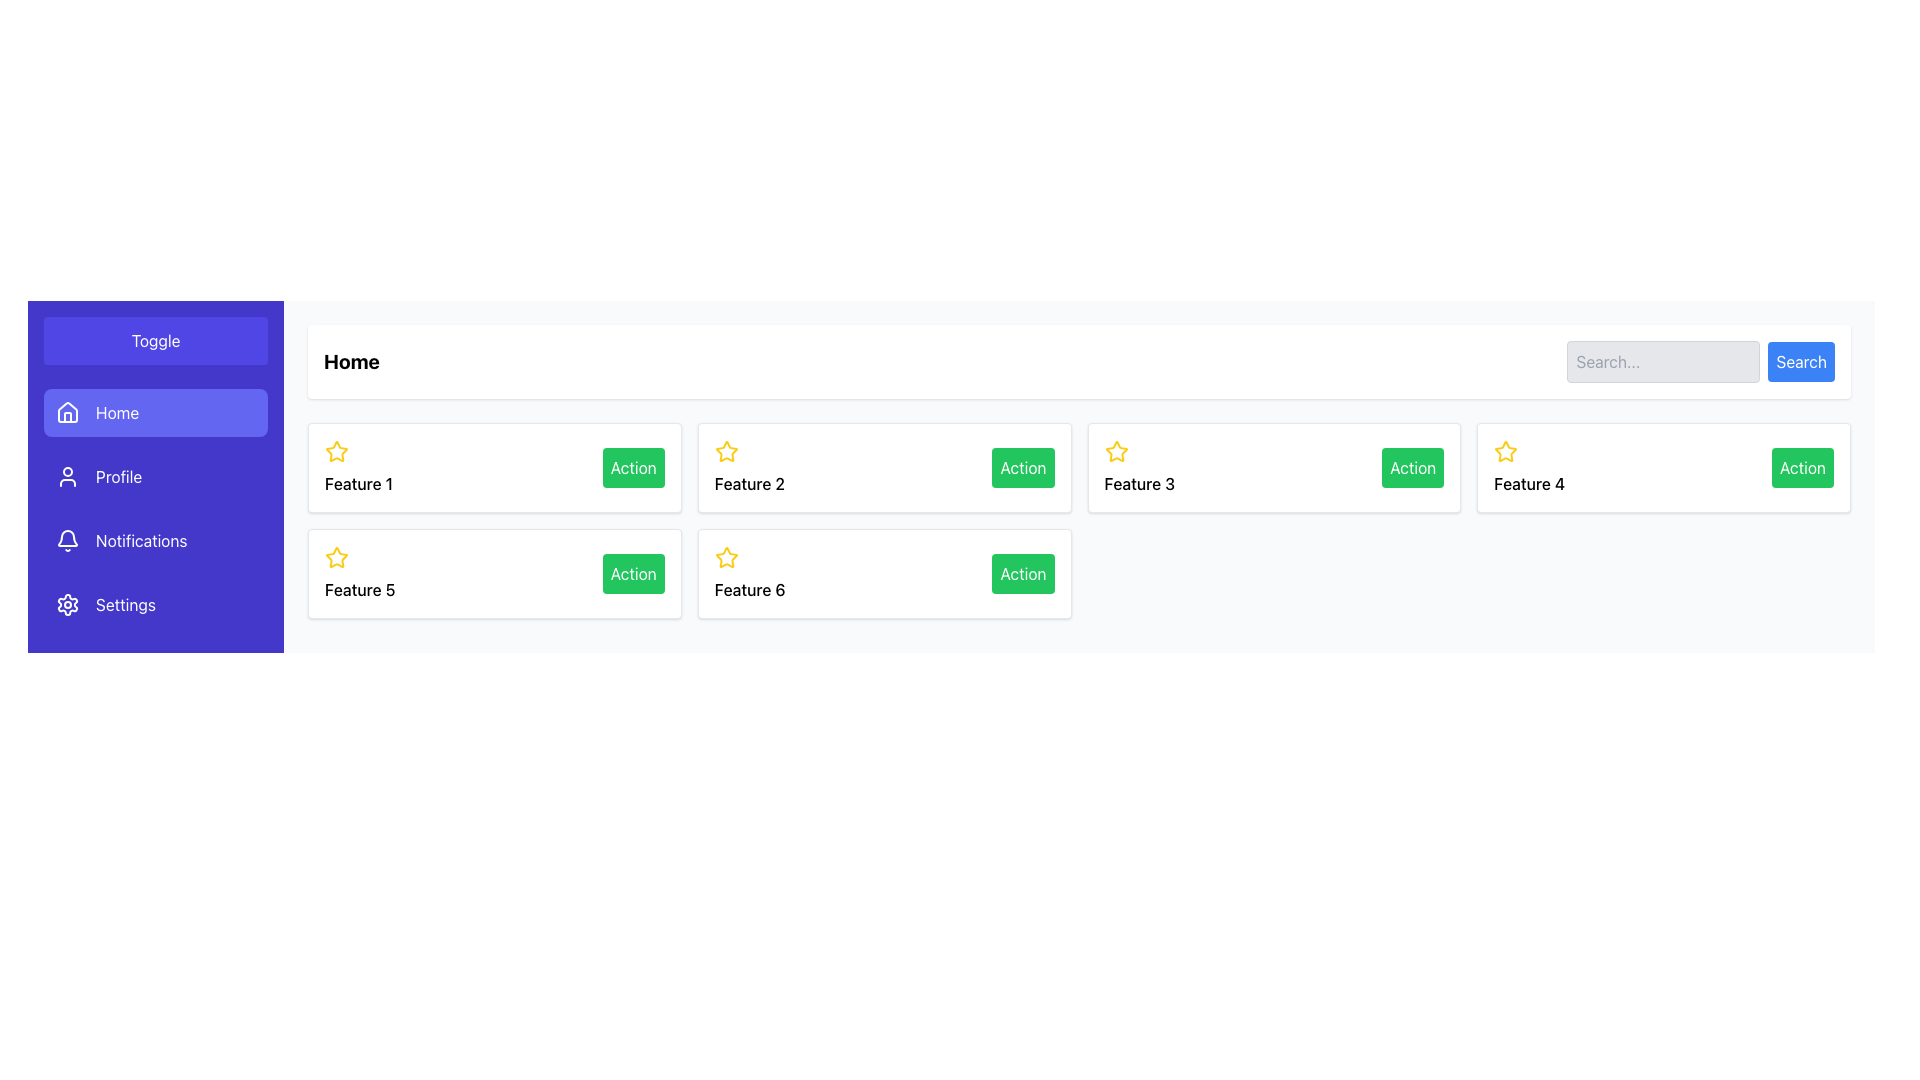  I want to click on the 'Notifications' button, which is the third item in the vertical navigation menu, featuring a bell icon and a purple background, so click(155, 540).